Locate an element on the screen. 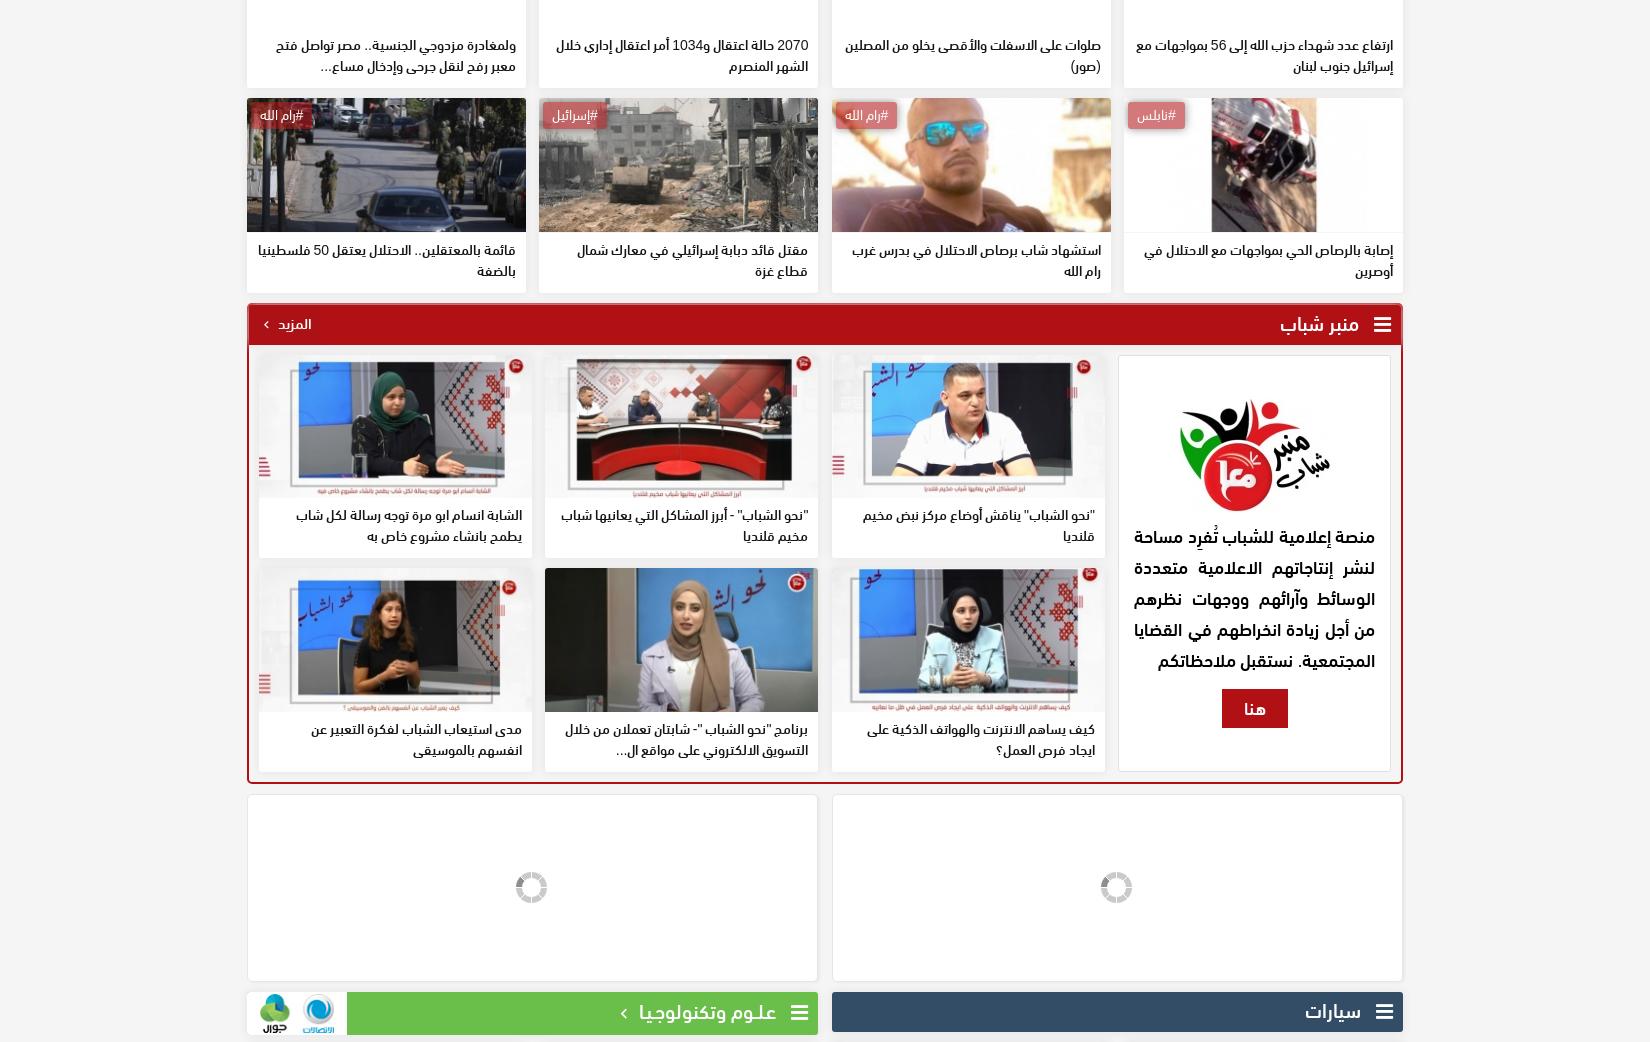  '#نابلس' is located at coordinates (1155, 257).